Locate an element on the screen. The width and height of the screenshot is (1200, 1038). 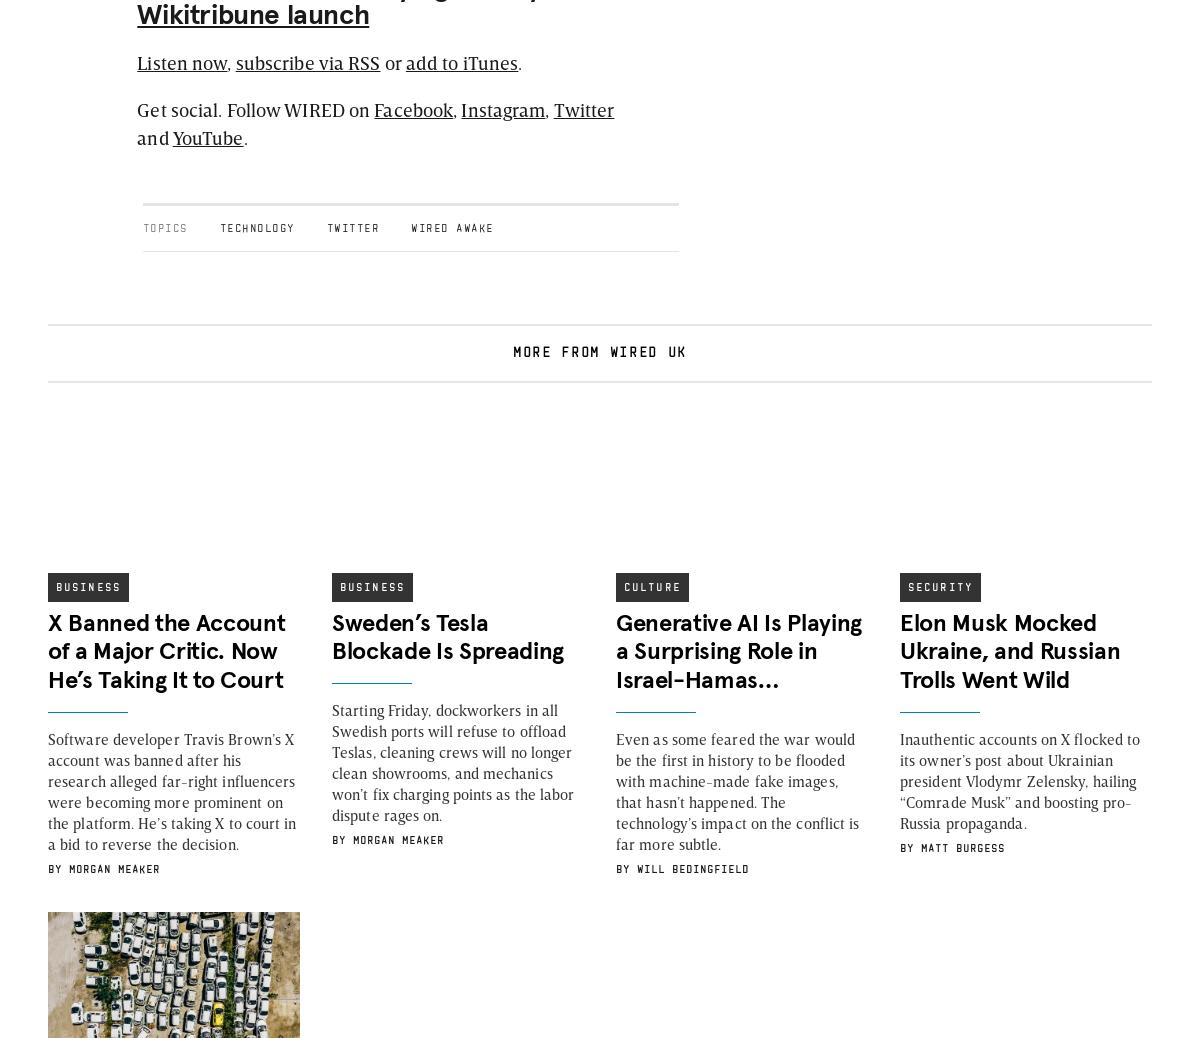
'Inauthentic accounts on X flocked to its owner’s post about Ukrainian president Vlodymr Zelensky, hailing “Comrade Musk” and boosting pro-Russia propaganda.' is located at coordinates (1020, 779).